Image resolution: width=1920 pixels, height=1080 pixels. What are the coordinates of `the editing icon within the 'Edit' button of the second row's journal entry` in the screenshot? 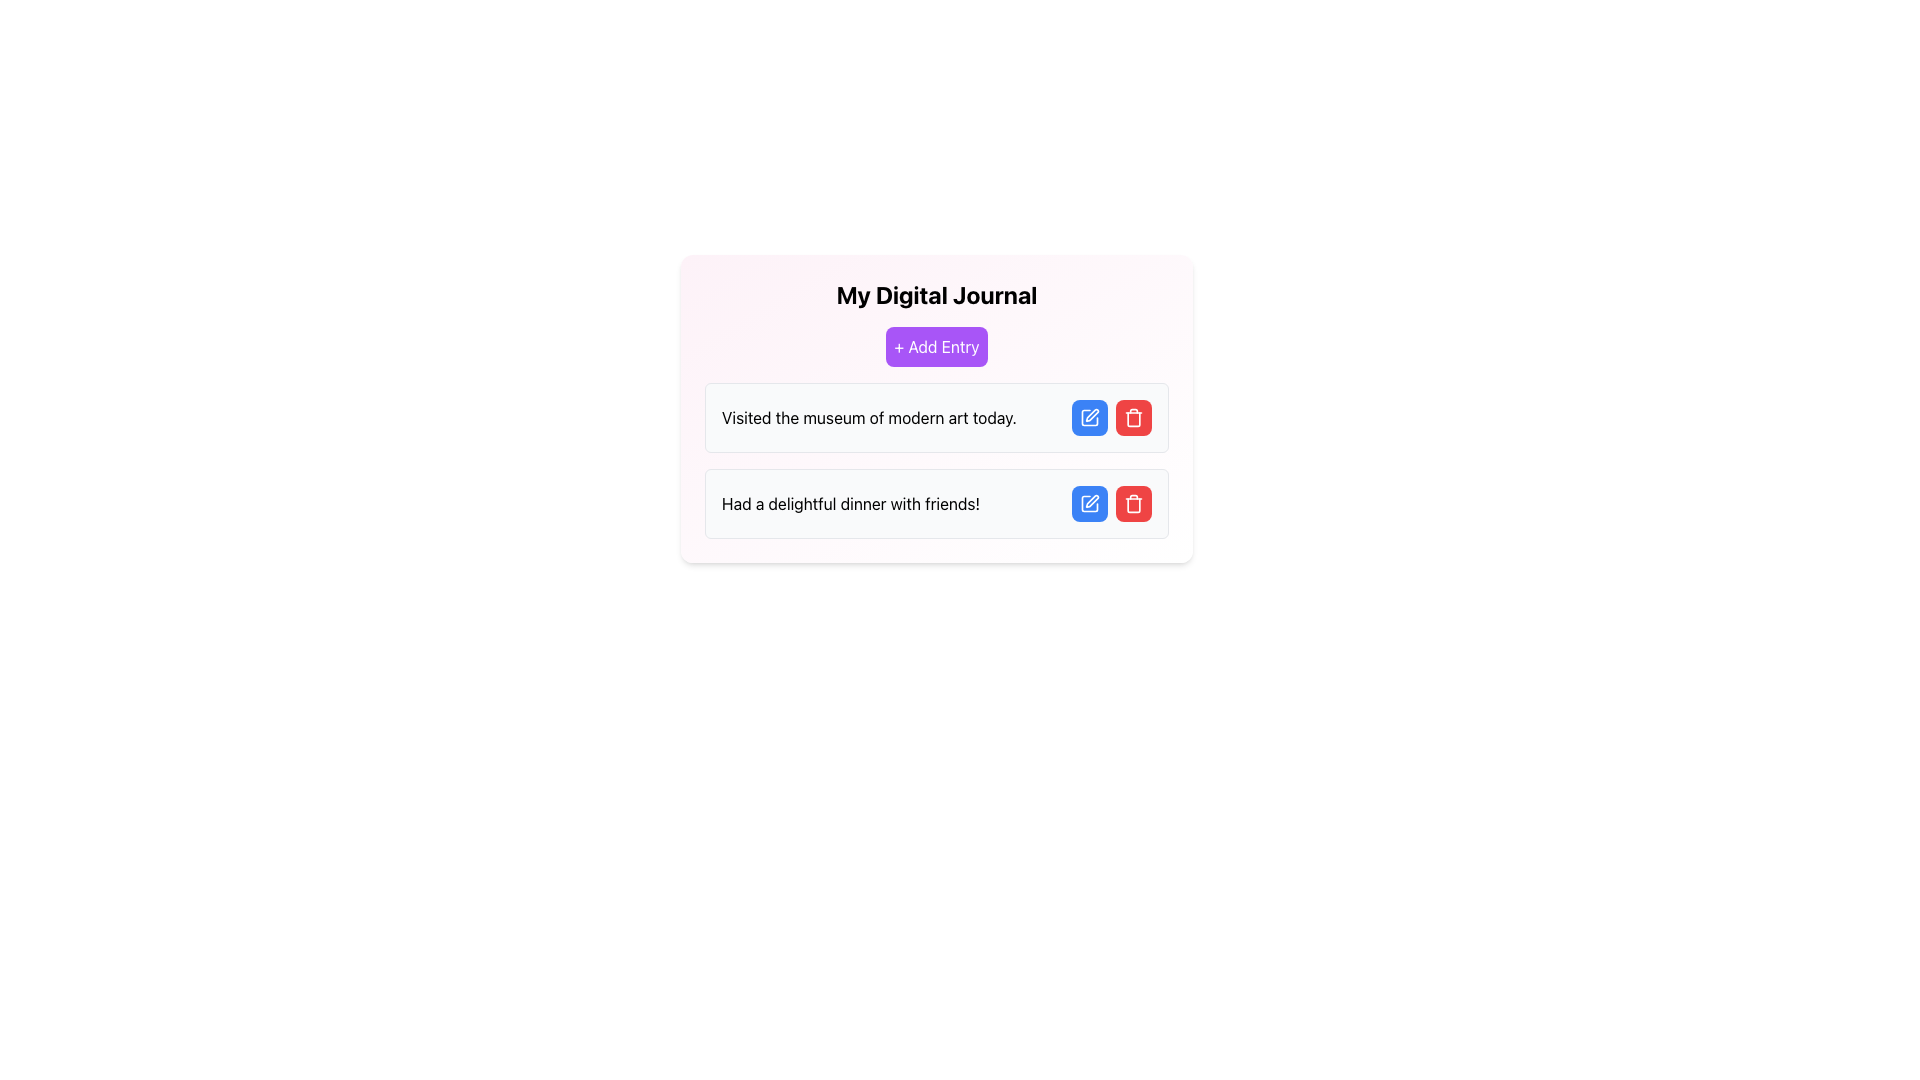 It's located at (1091, 500).